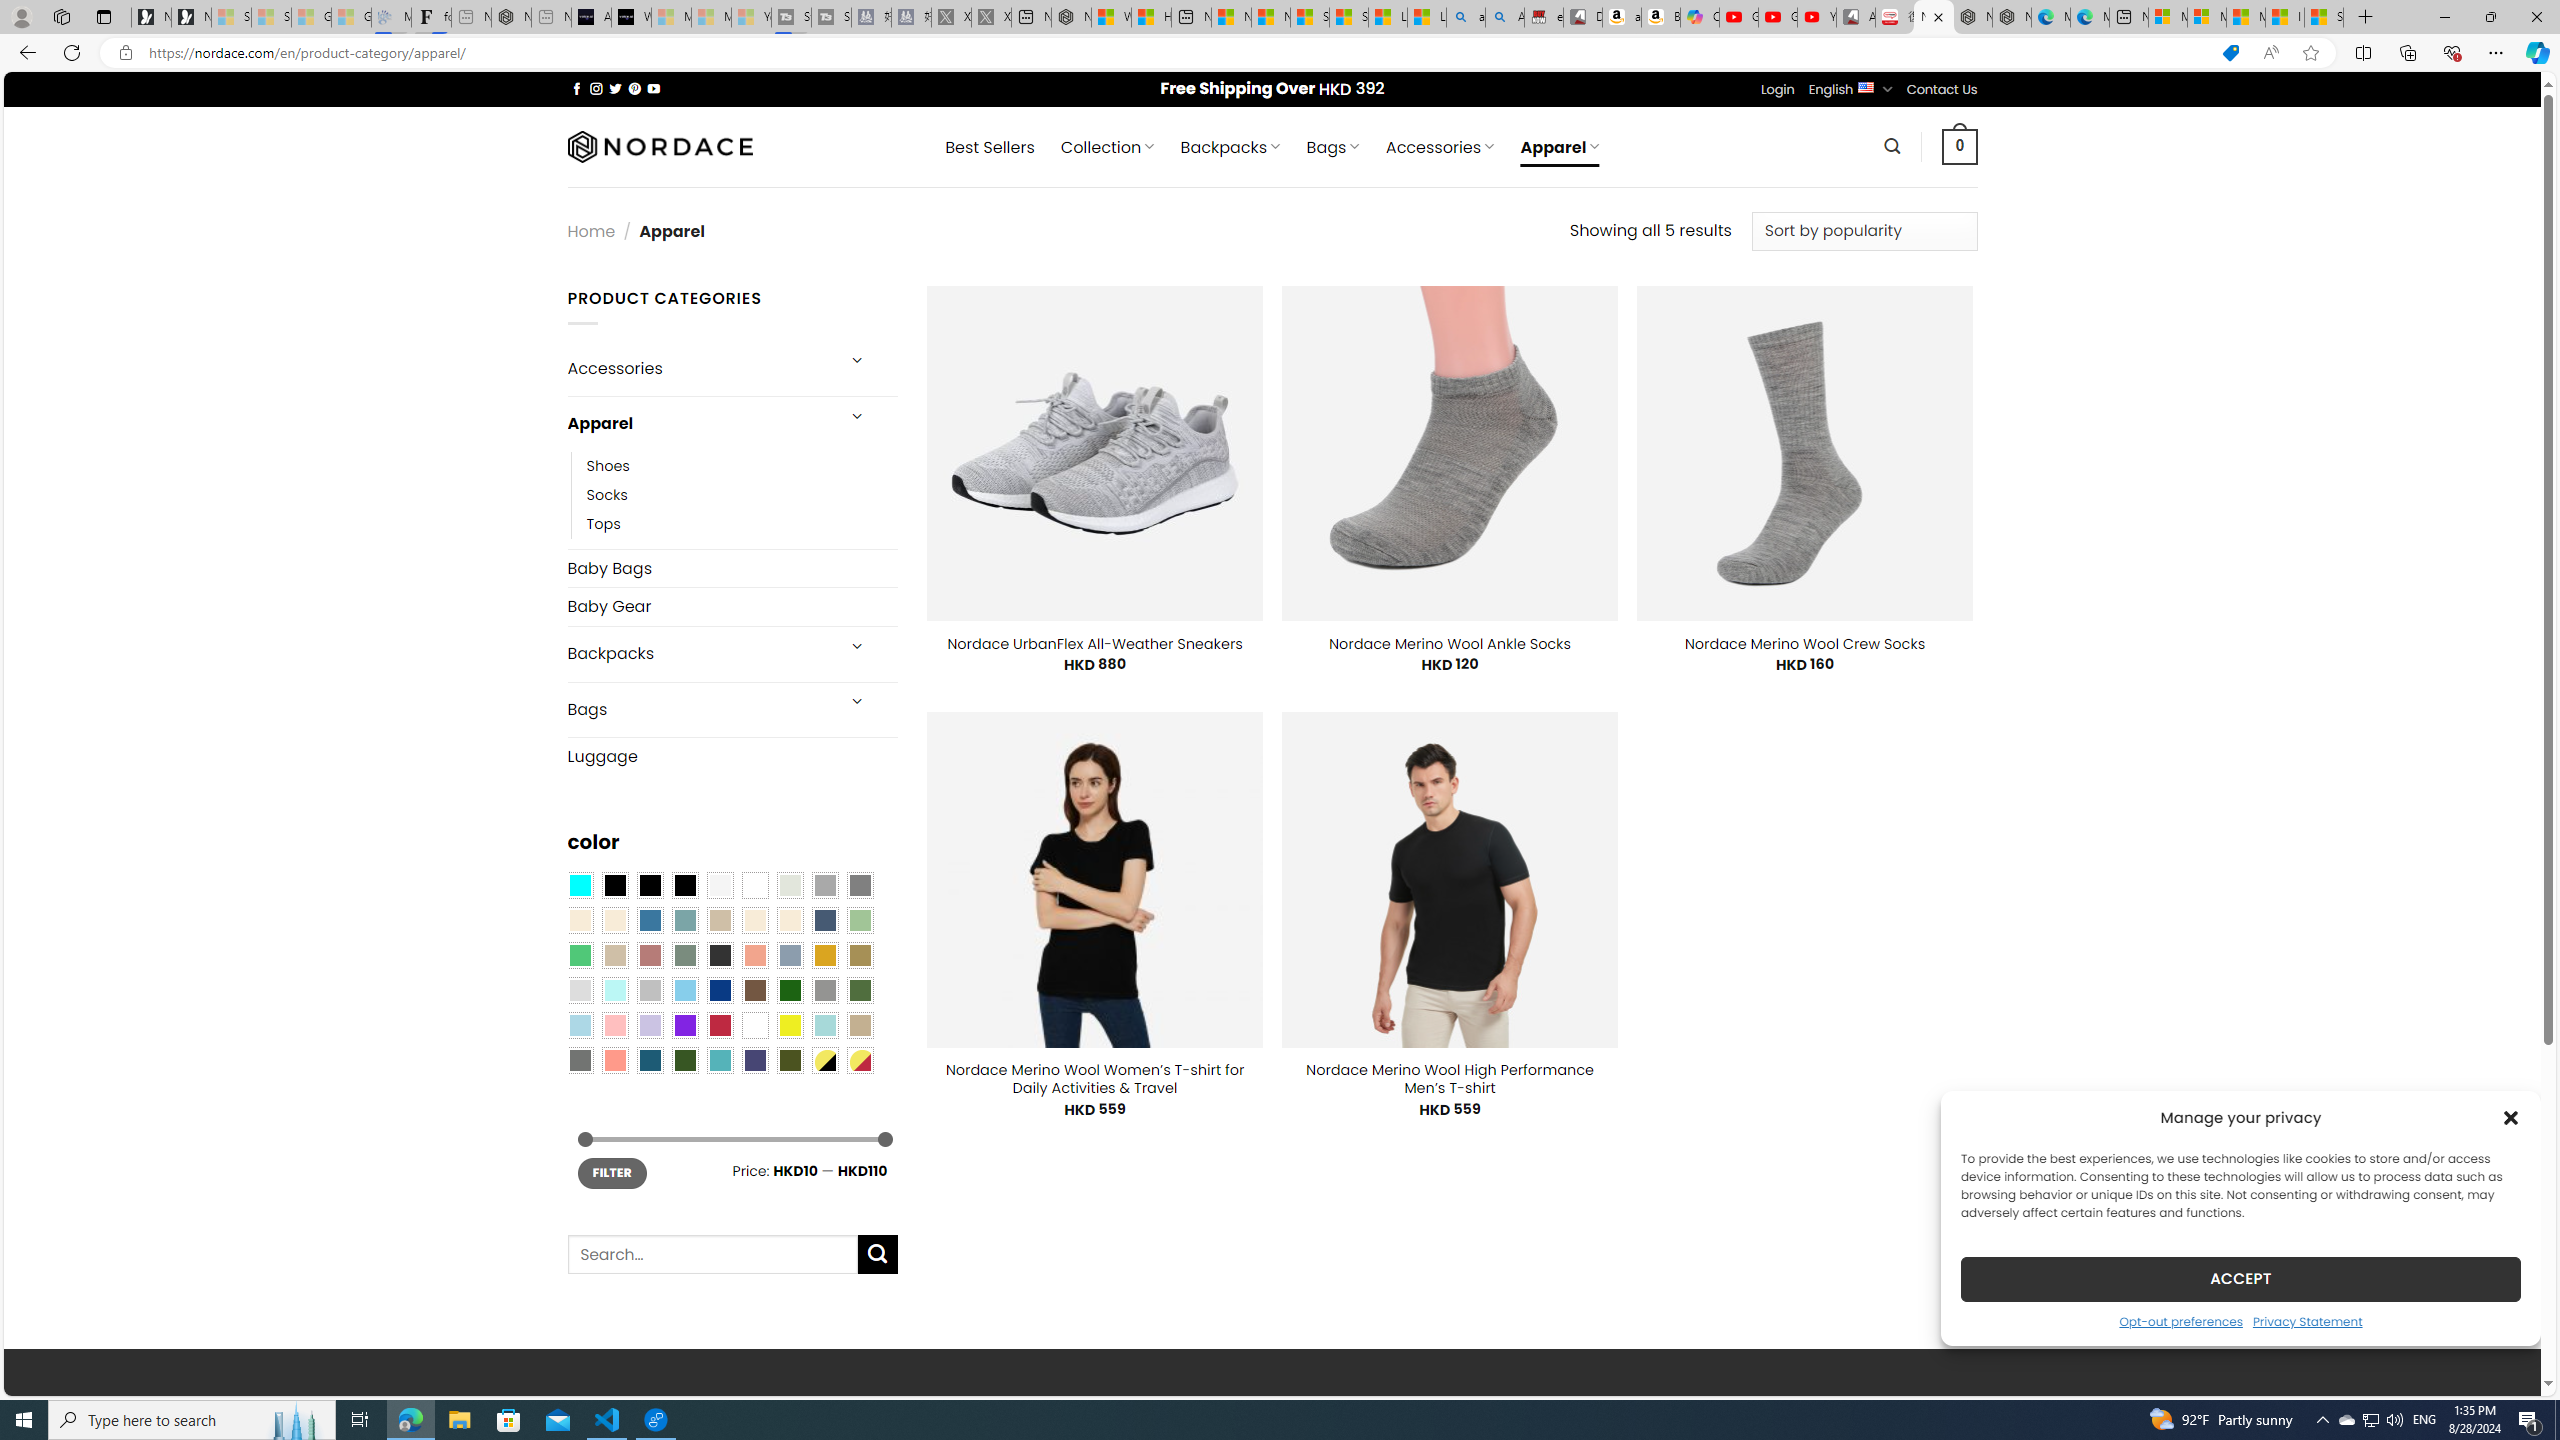 Image resolution: width=2560 pixels, height=1440 pixels. What do you see at coordinates (669, 16) in the screenshot?
I see `'Microsoft Start Sports - Sleeping'` at bounding box center [669, 16].